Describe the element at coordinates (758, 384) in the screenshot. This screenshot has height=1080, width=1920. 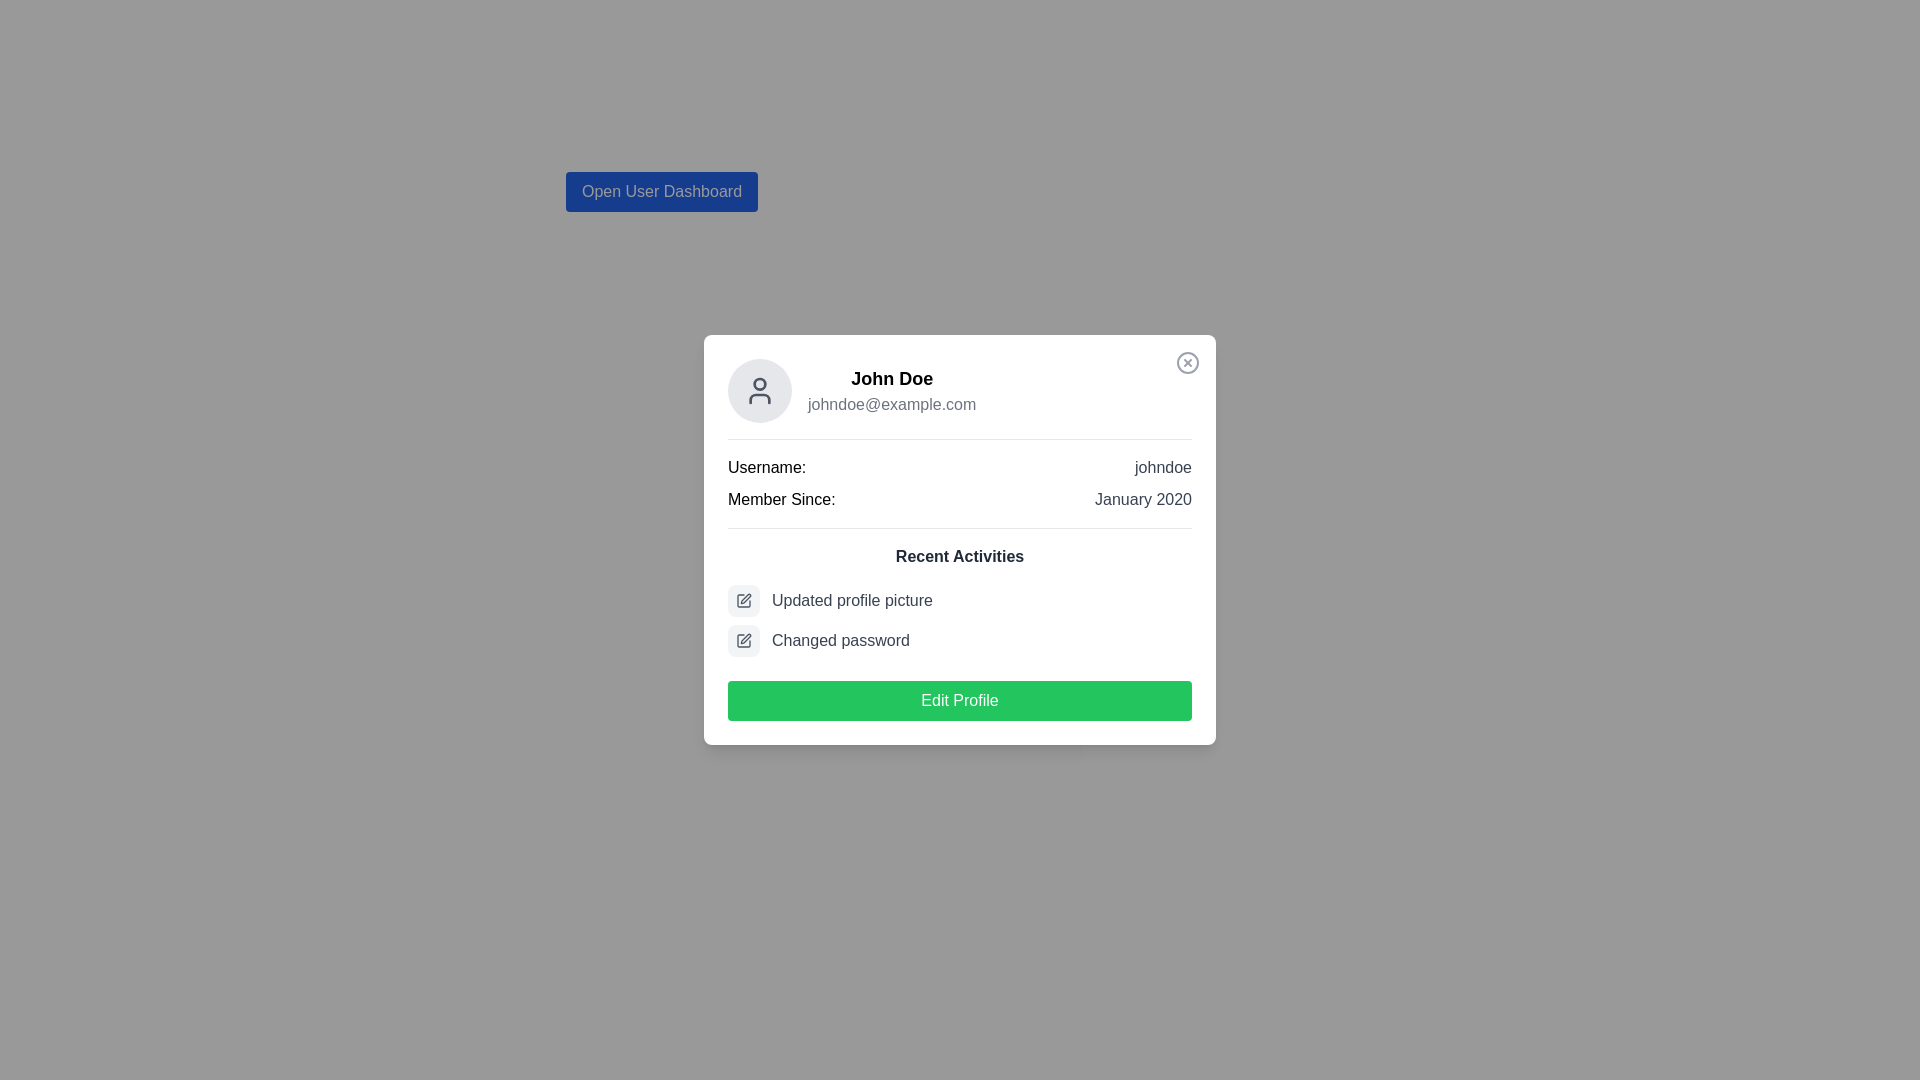
I see `the decorative circle that represents the user's head within the profile picture icon located at the top-left section of the profile card` at that location.